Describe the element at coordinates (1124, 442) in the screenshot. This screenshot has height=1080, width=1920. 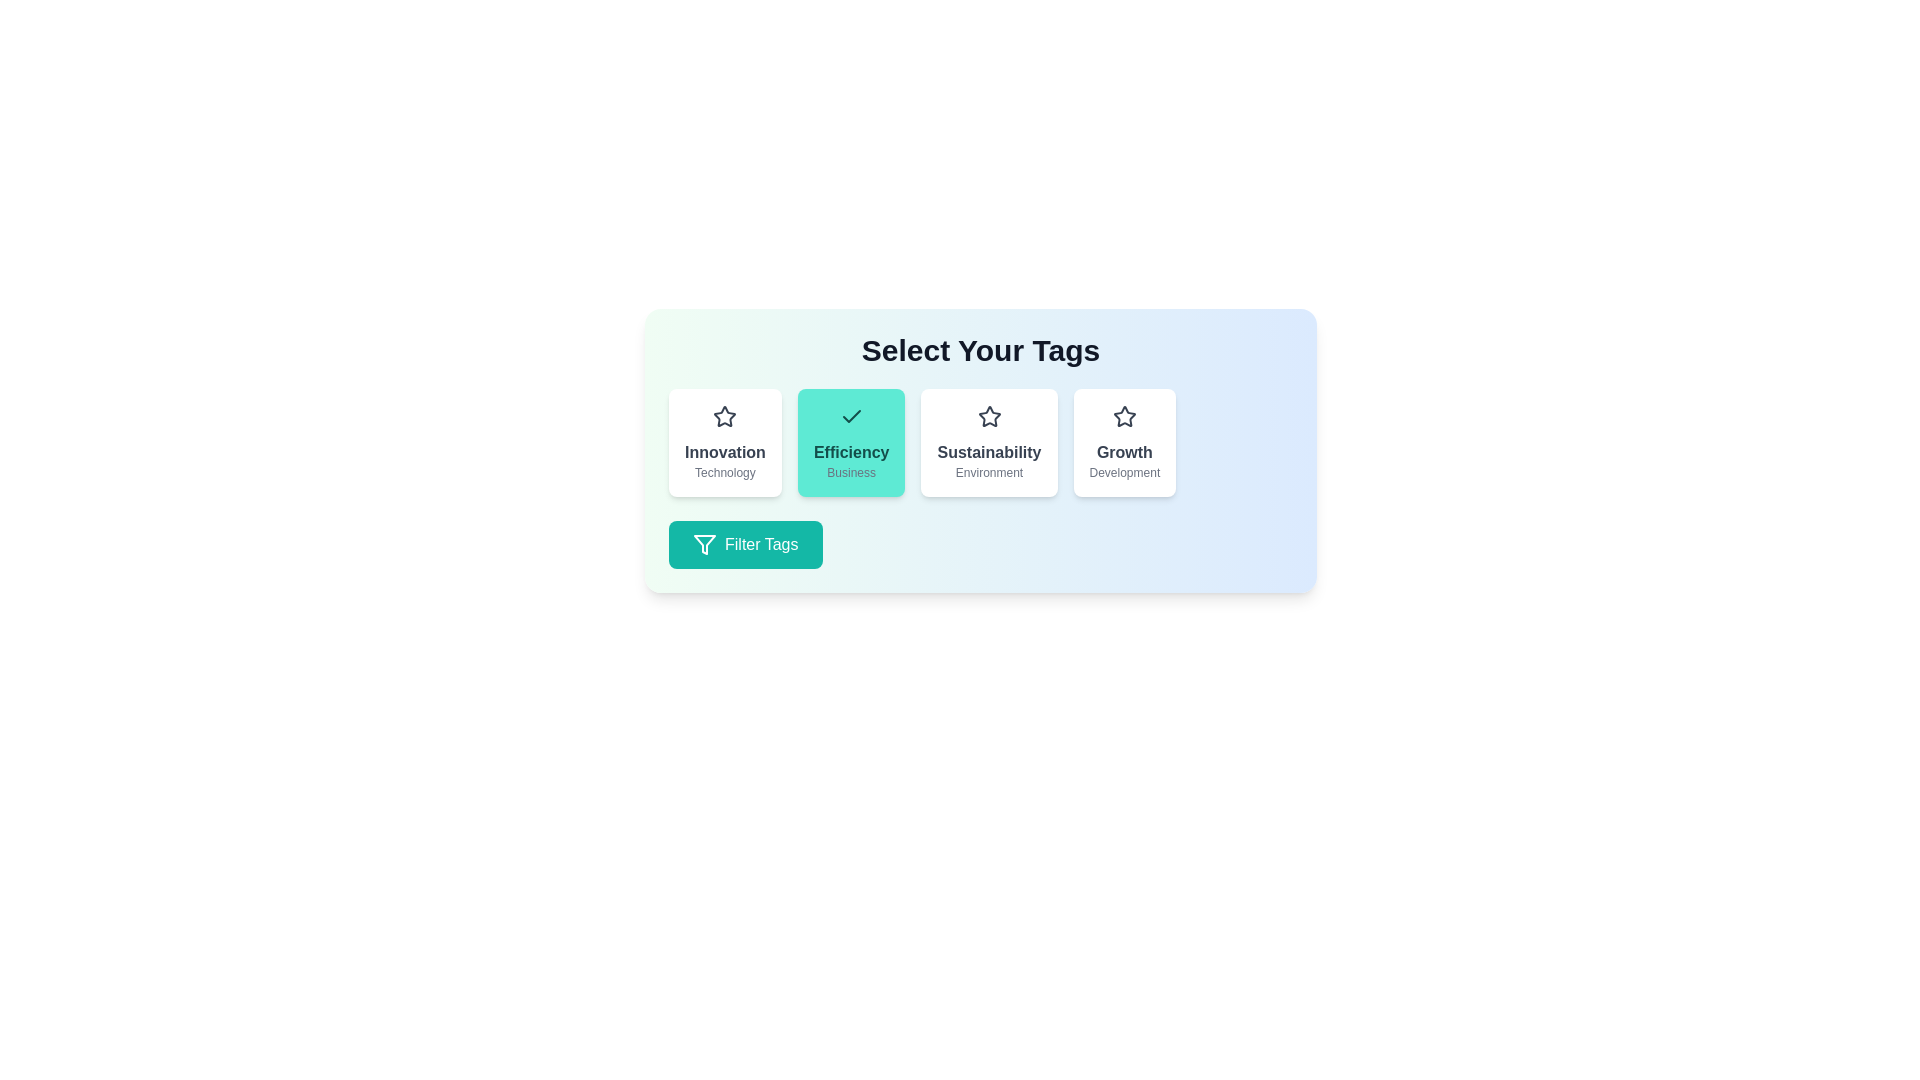
I see `the tag Growth by clicking on it` at that location.